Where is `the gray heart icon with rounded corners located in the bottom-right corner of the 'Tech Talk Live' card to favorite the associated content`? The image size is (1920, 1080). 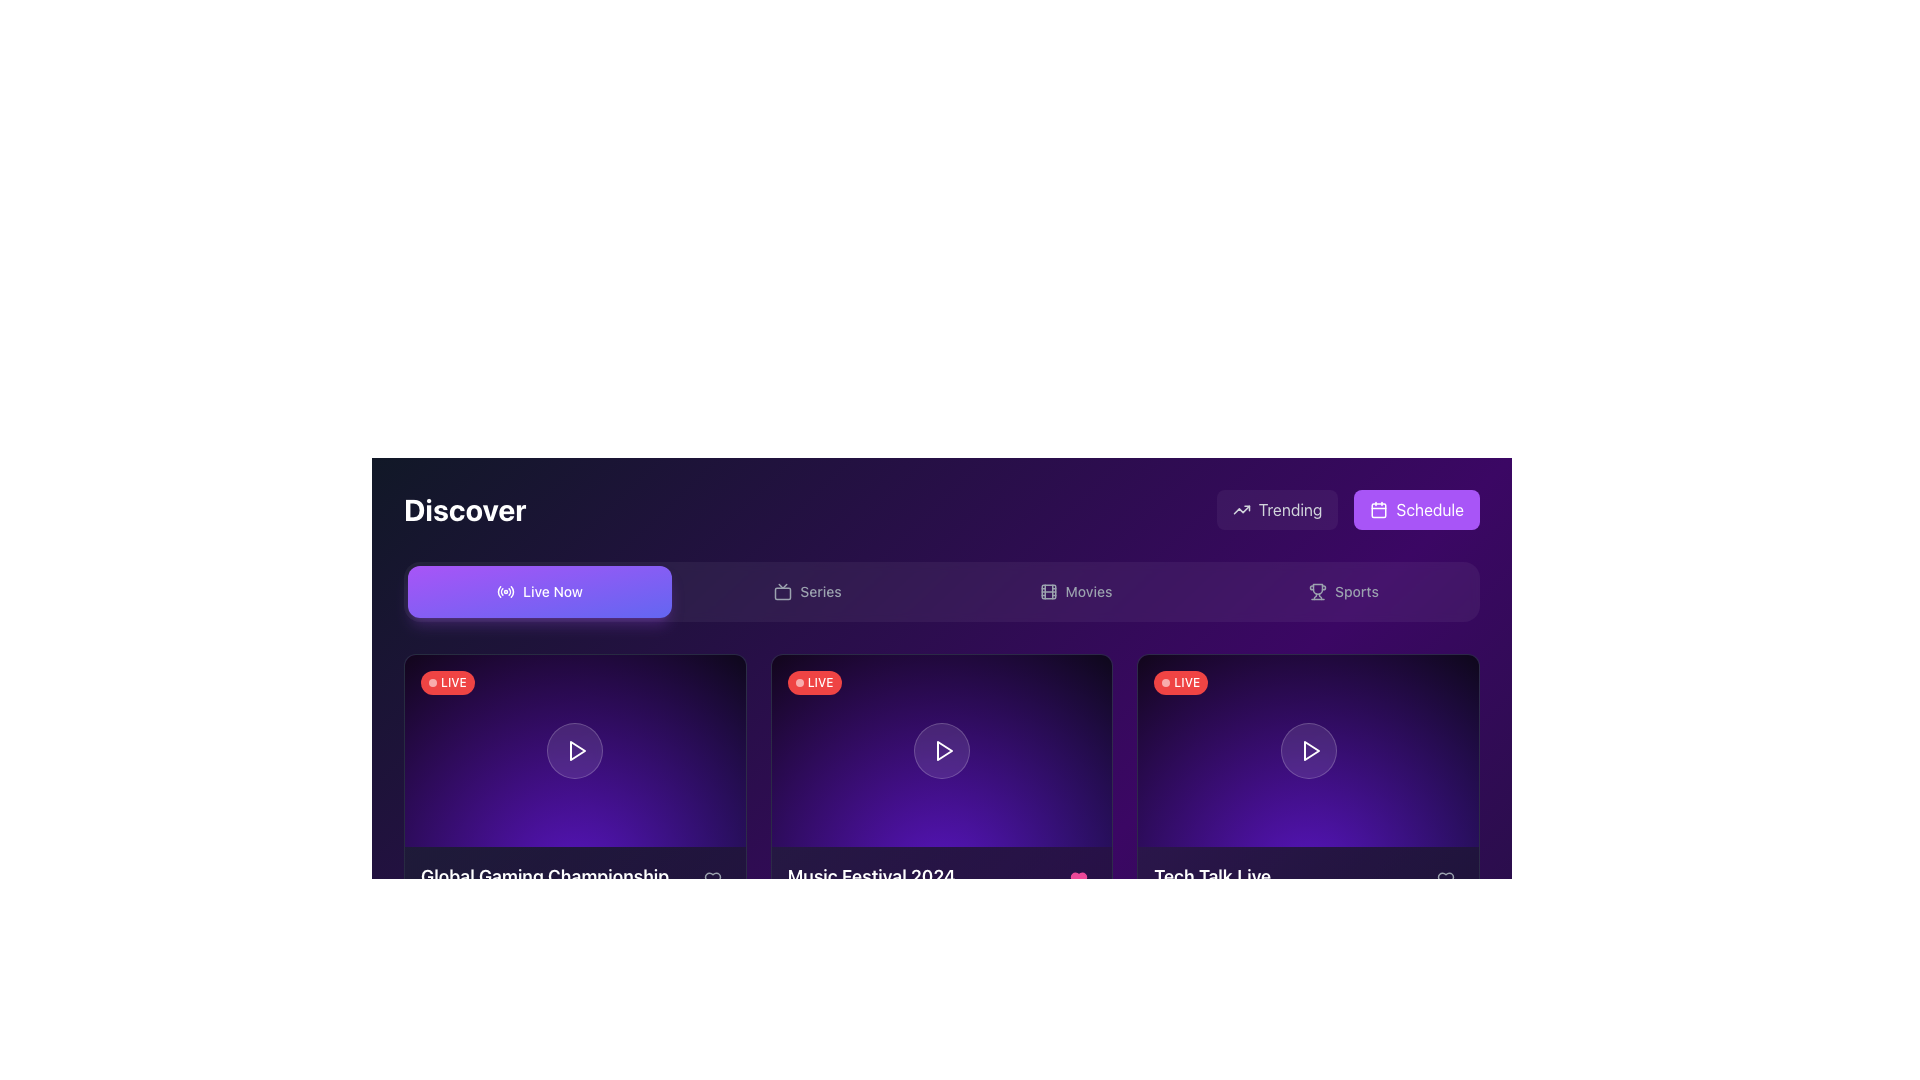 the gray heart icon with rounded corners located in the bottom-right corner of the 'Tech Talk Live' card to favorite the associated content is located at coordinates (1445, 878).